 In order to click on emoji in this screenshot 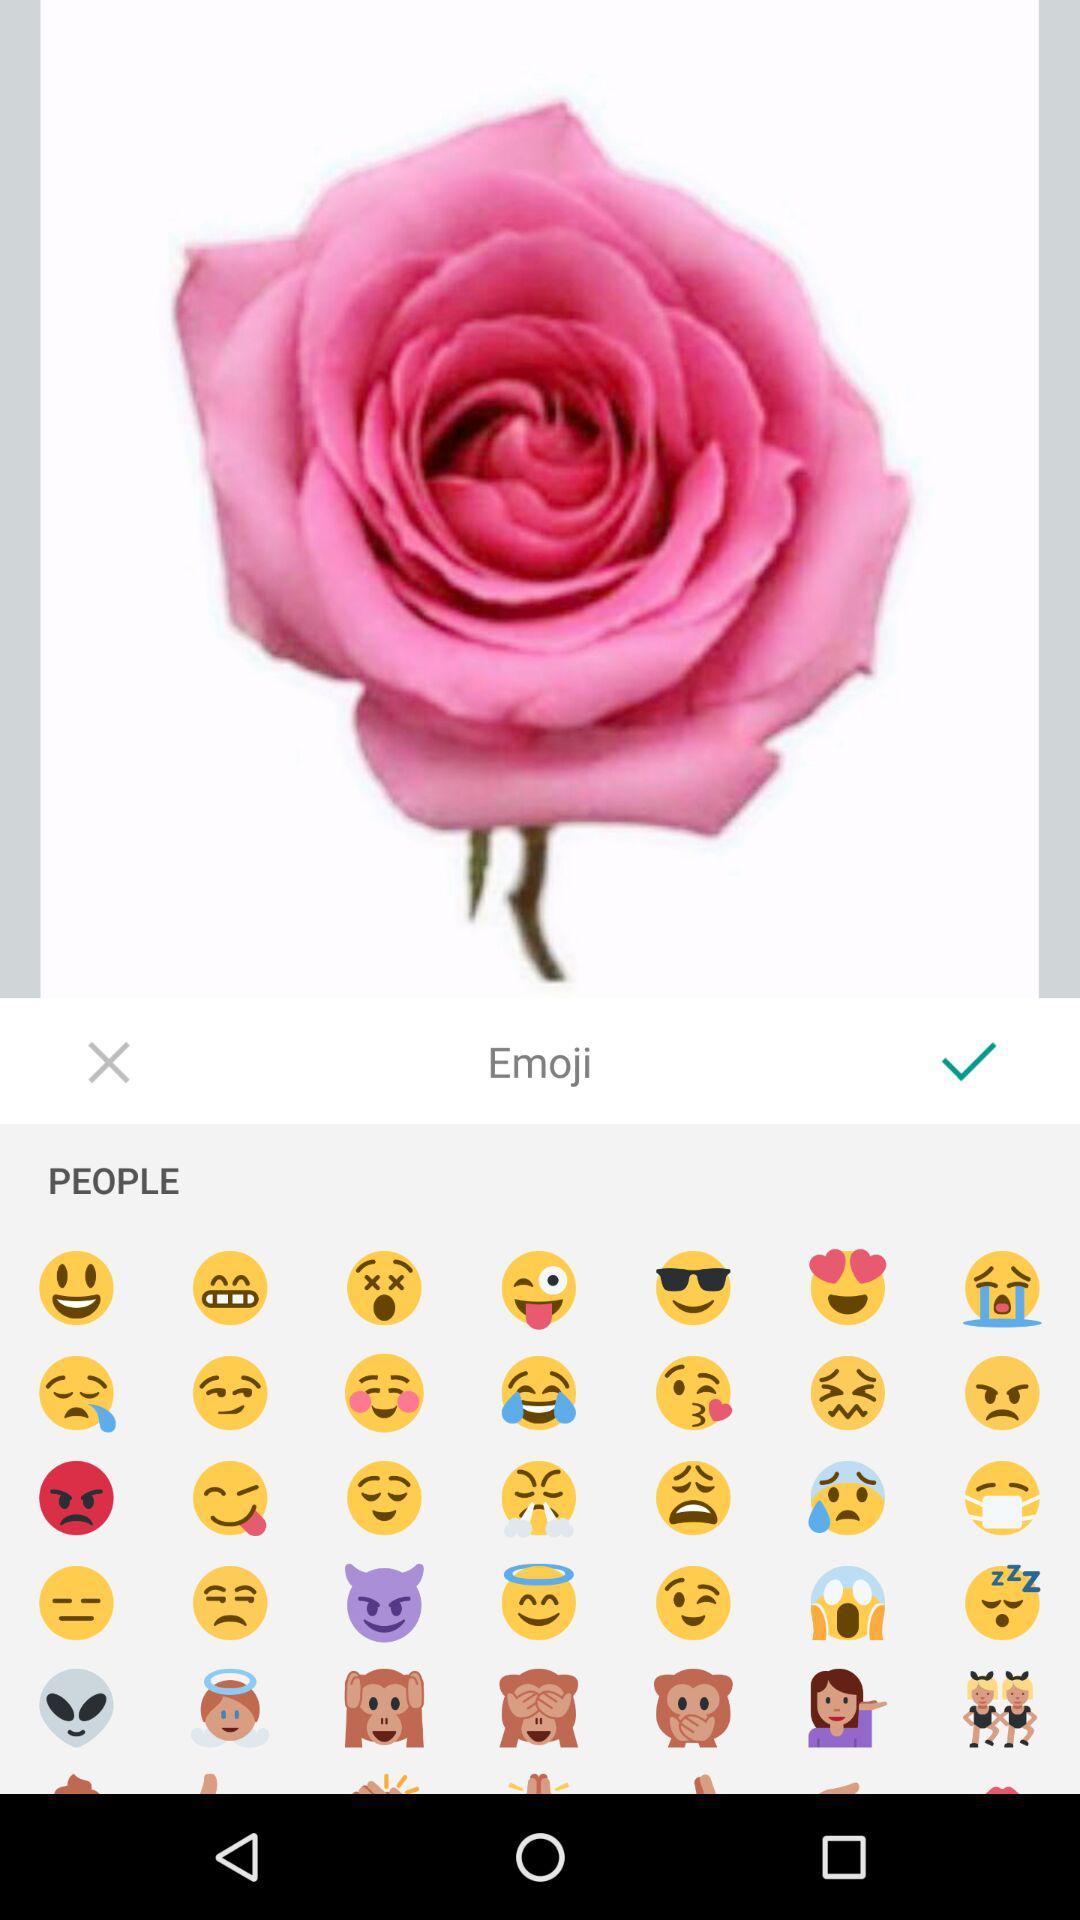, I will do `click(1002, 1603)`.